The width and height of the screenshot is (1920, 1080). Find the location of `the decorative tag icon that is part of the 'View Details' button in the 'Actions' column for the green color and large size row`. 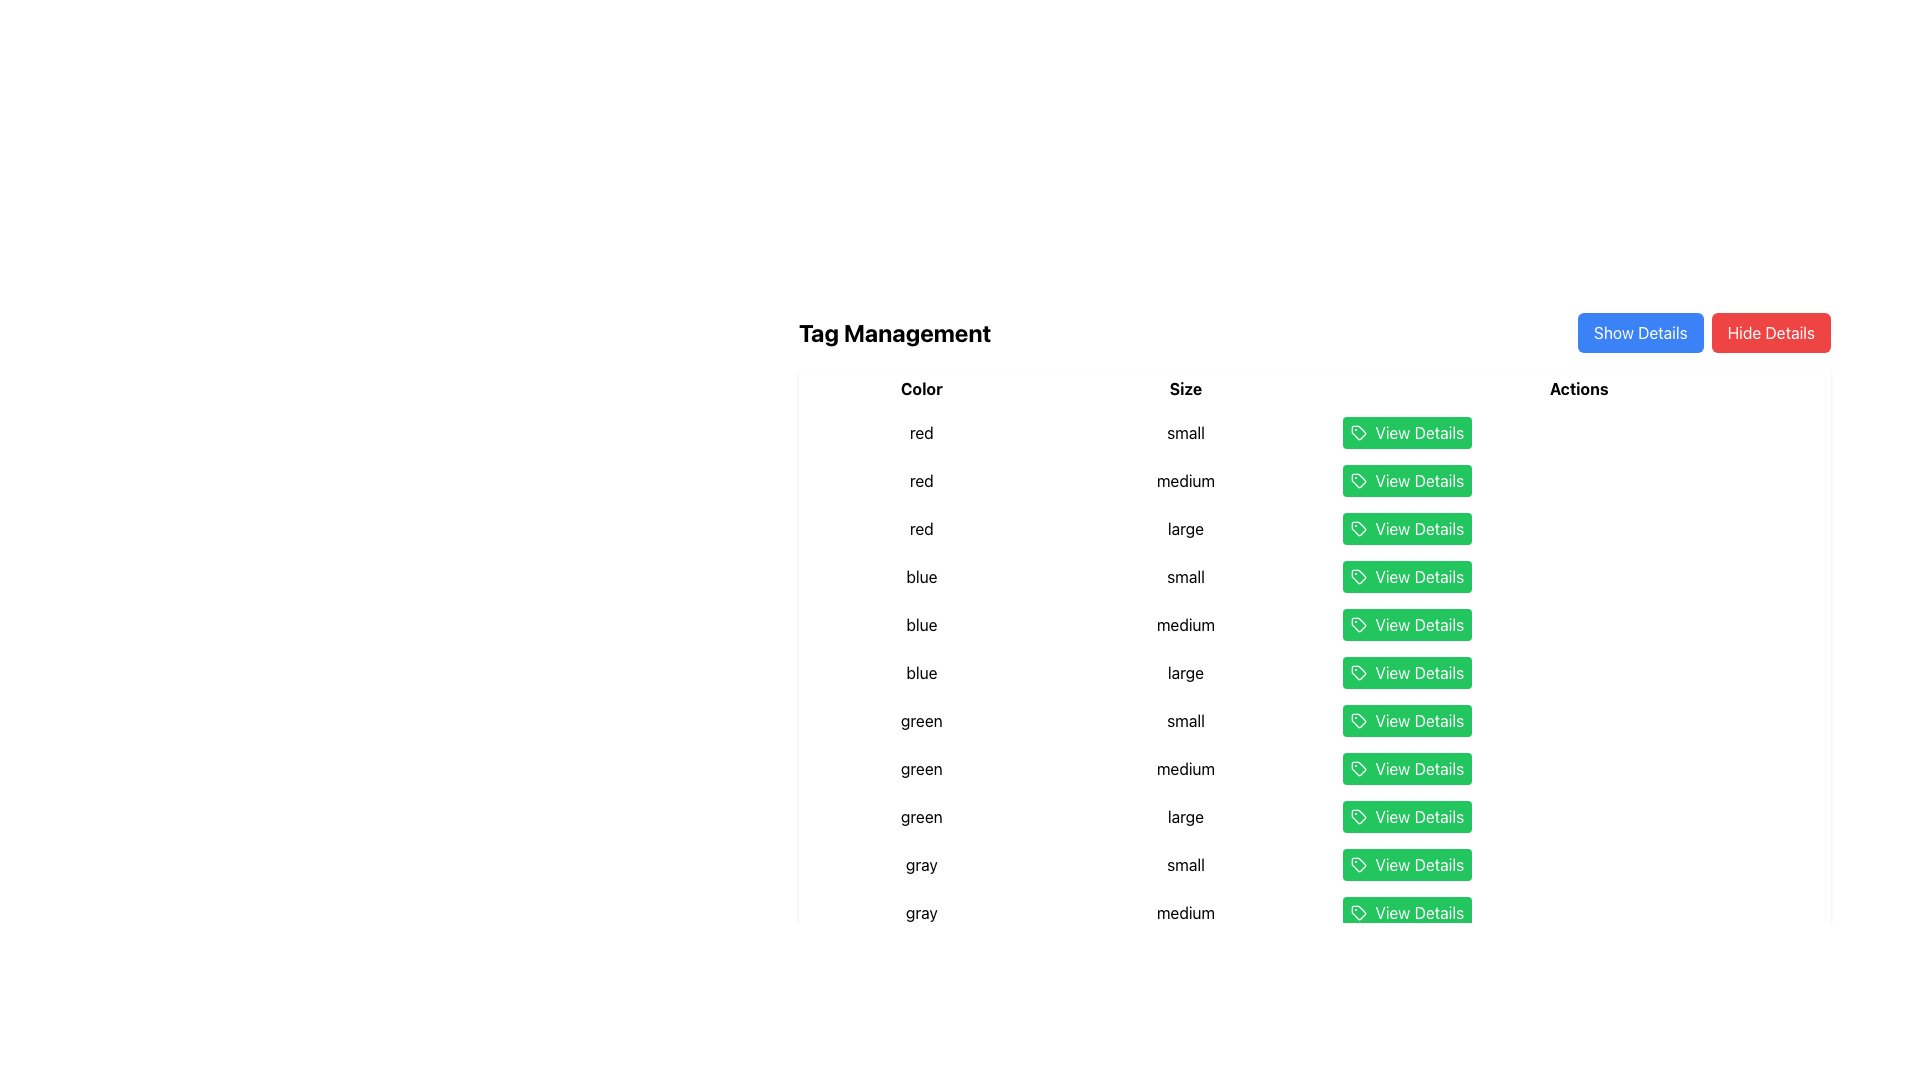

the decorative tag icon that is part of the 'View Details' button in the 'Actions' column for the green color and large size row is located at coordinates (1359, 817).